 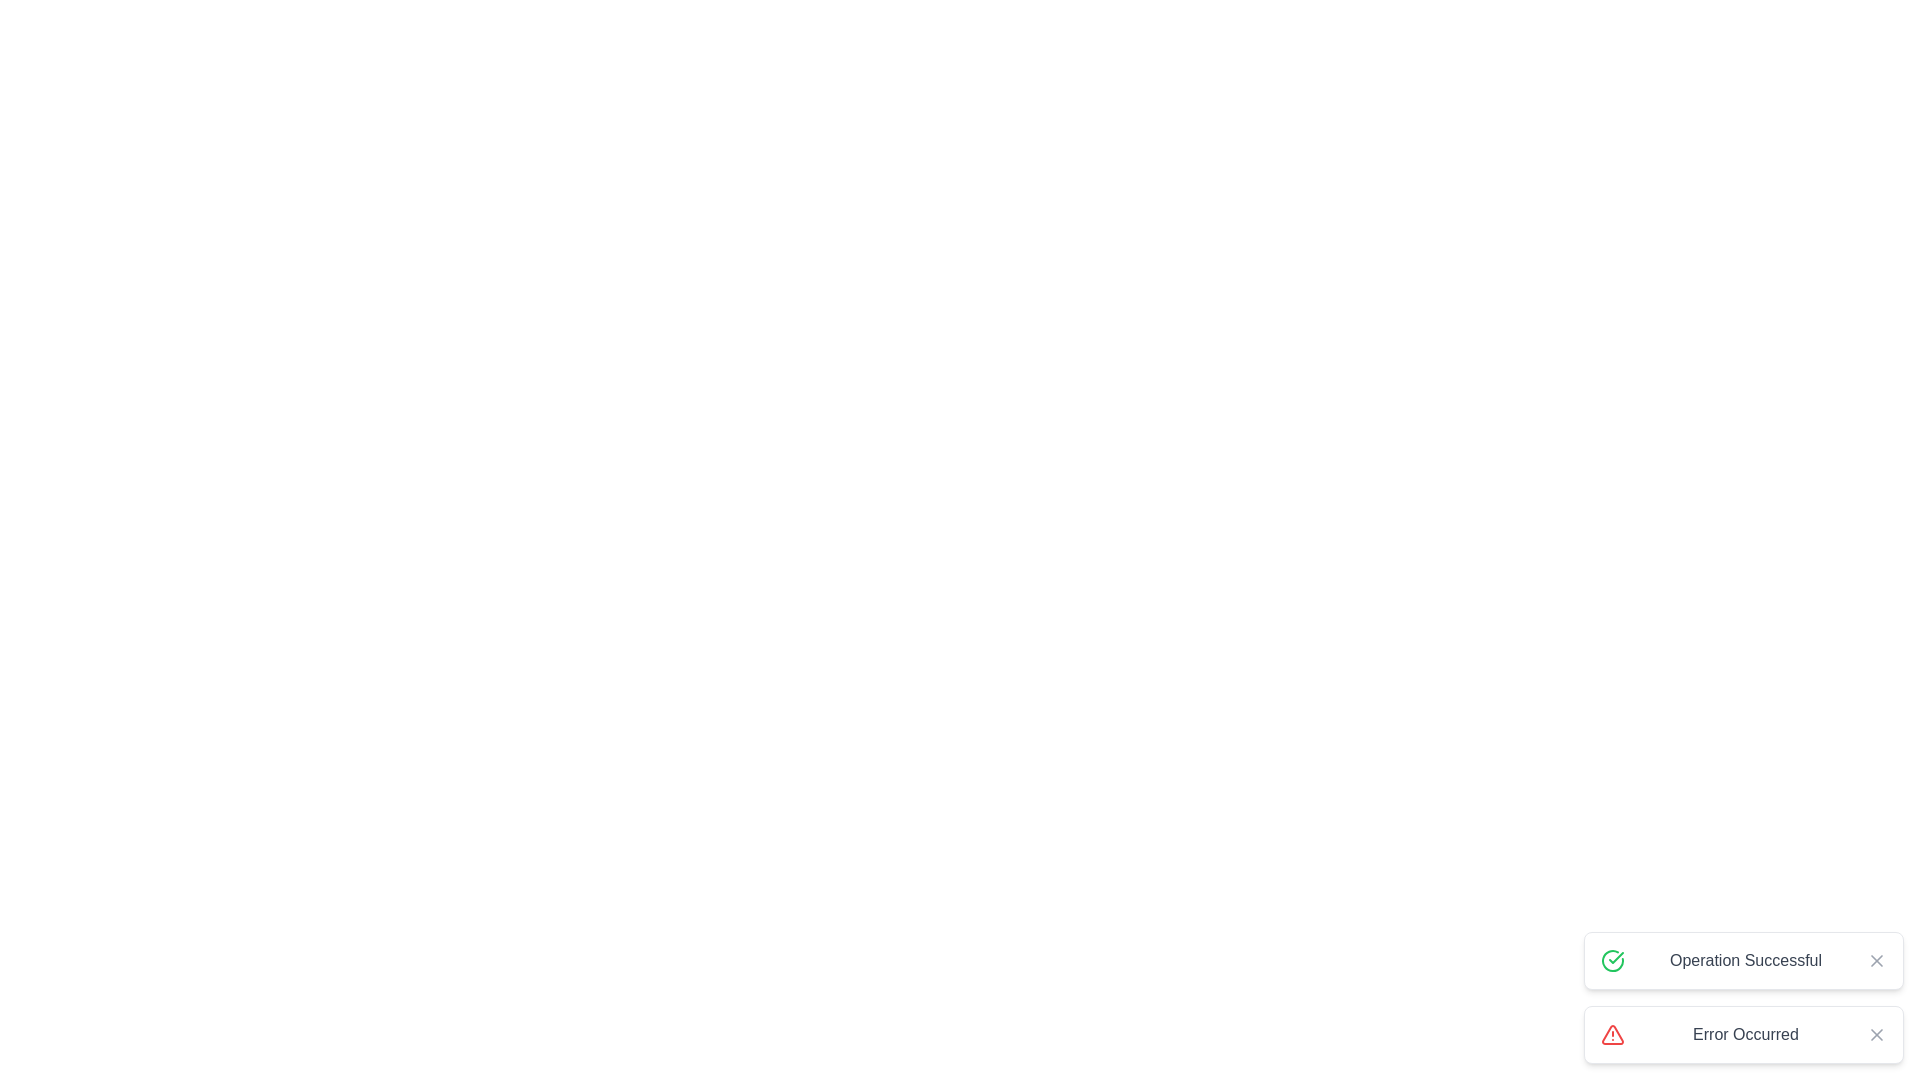 What do you see at coordinates (1745, 959) in the screenshot?
I see `the non-interactive Text label that provides feedback about the success of an operation, positioned between a green checkmark icon and a close button` at bounding box center [1745, 959].